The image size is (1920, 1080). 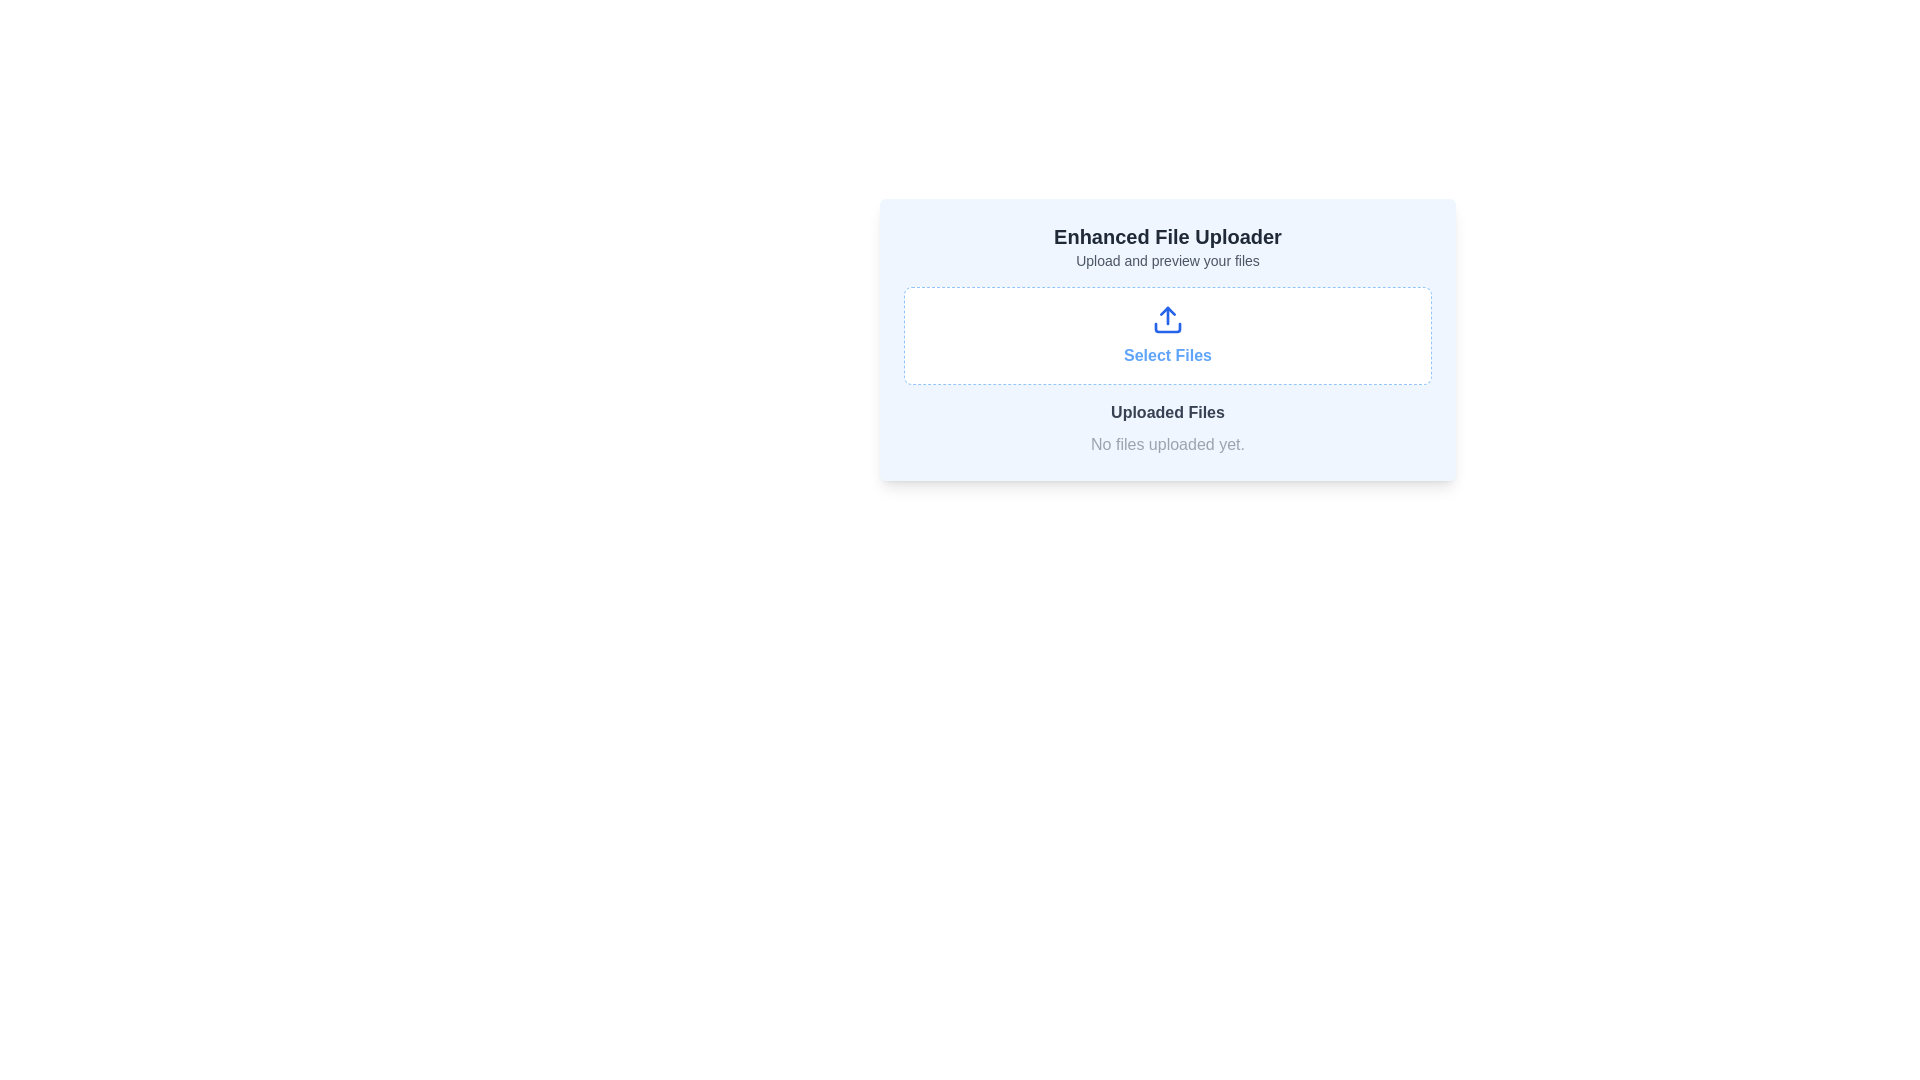 What do you see at coordinates (1167, 443) in the screenshot?
I see `the Text label that indicates no files have been uploaded yet, located directly below the 'Uploaded Files' section heading` at bounding box center [1167, 443].